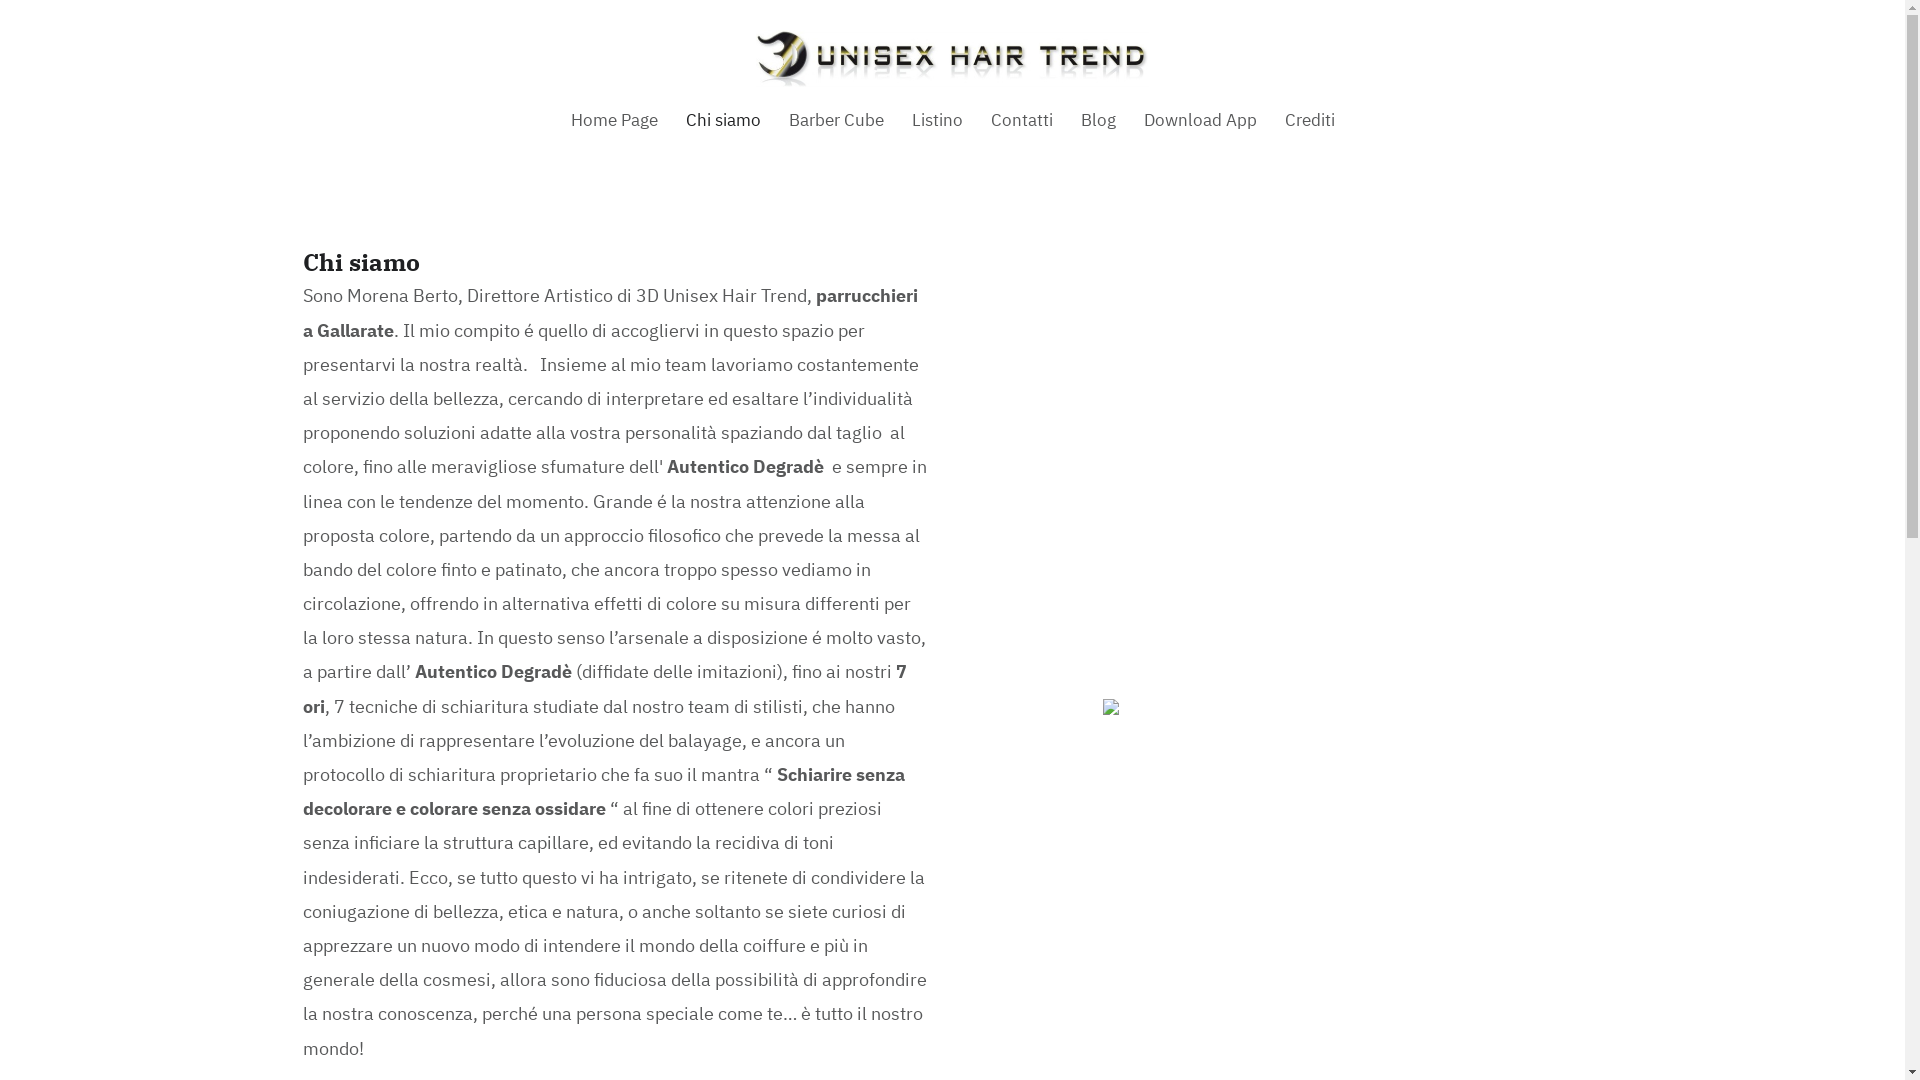 This screenshot has height=1080, width=1920. I want to click on 'Barber Cube', so click(835, 120).